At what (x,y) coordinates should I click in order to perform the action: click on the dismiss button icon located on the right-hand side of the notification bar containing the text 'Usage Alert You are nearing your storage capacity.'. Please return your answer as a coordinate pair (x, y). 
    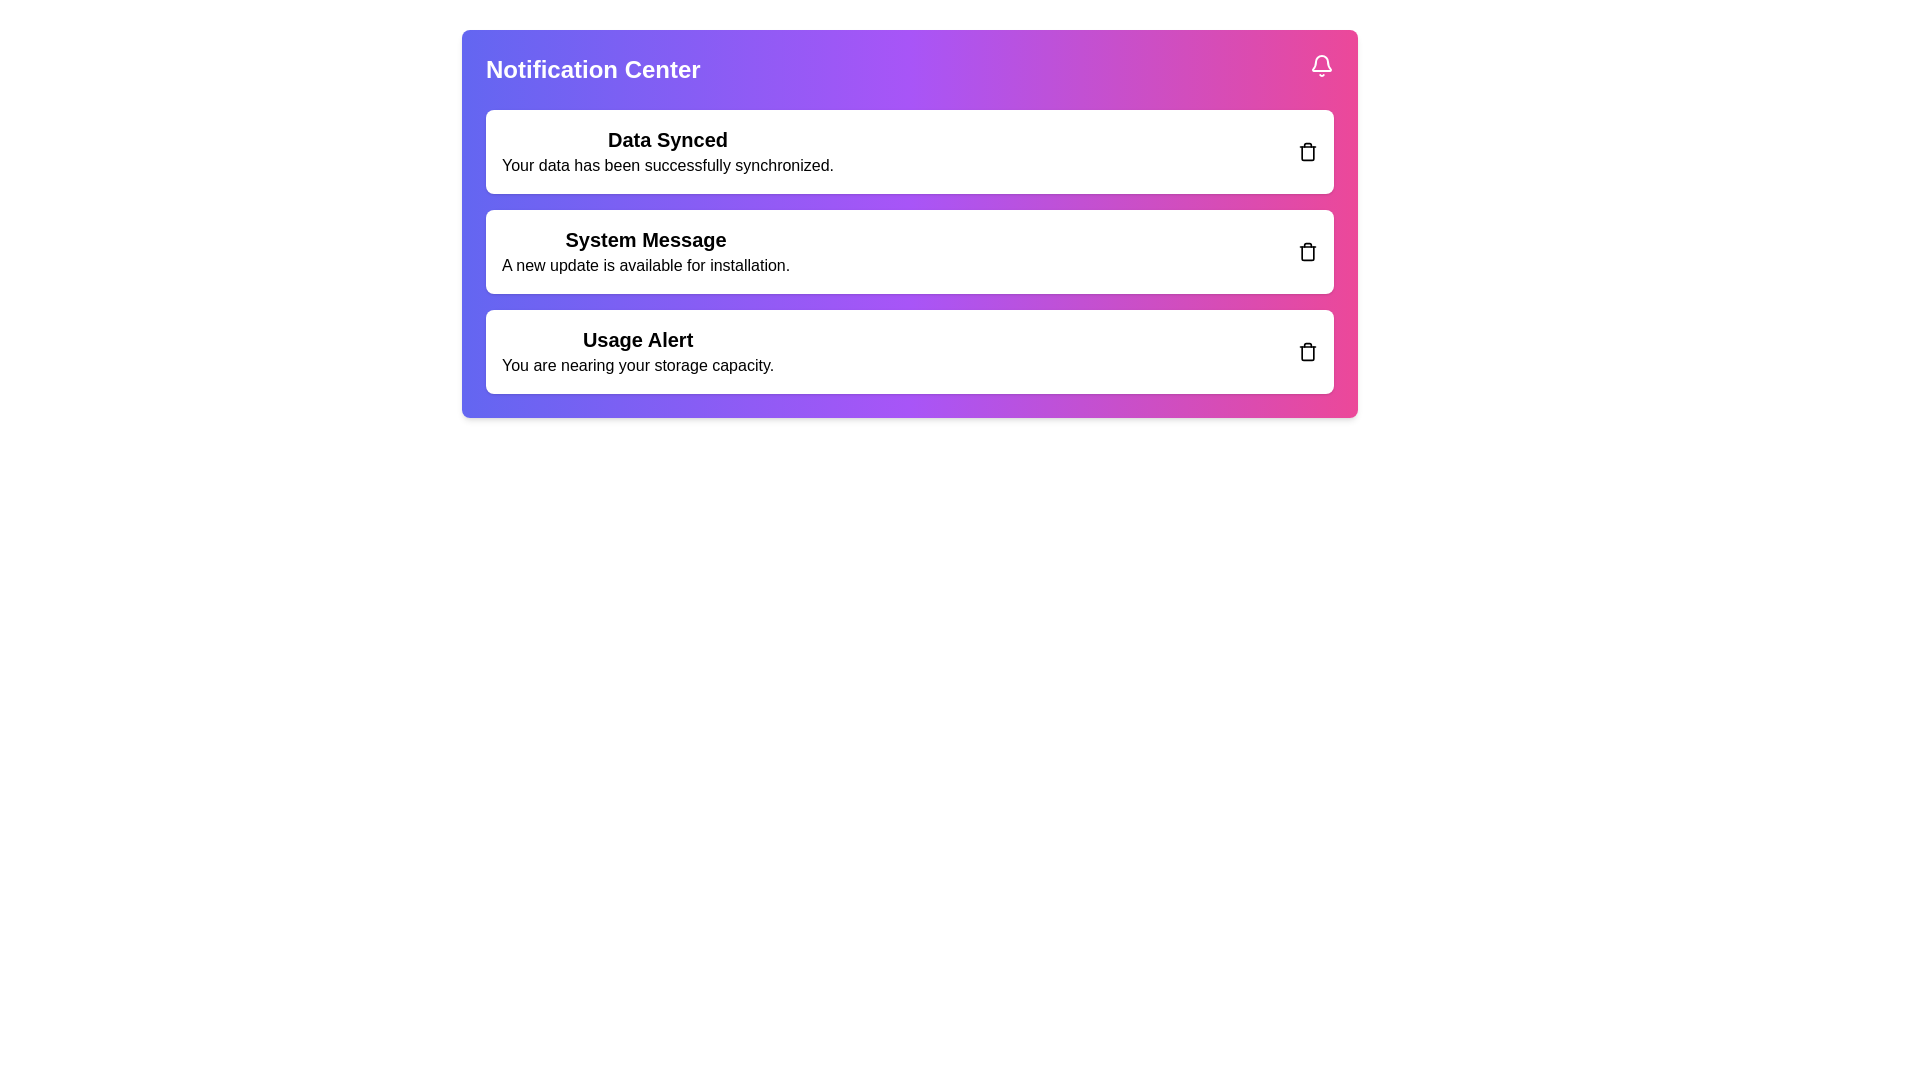
    Looking at the image, I should click on (1308, 350).